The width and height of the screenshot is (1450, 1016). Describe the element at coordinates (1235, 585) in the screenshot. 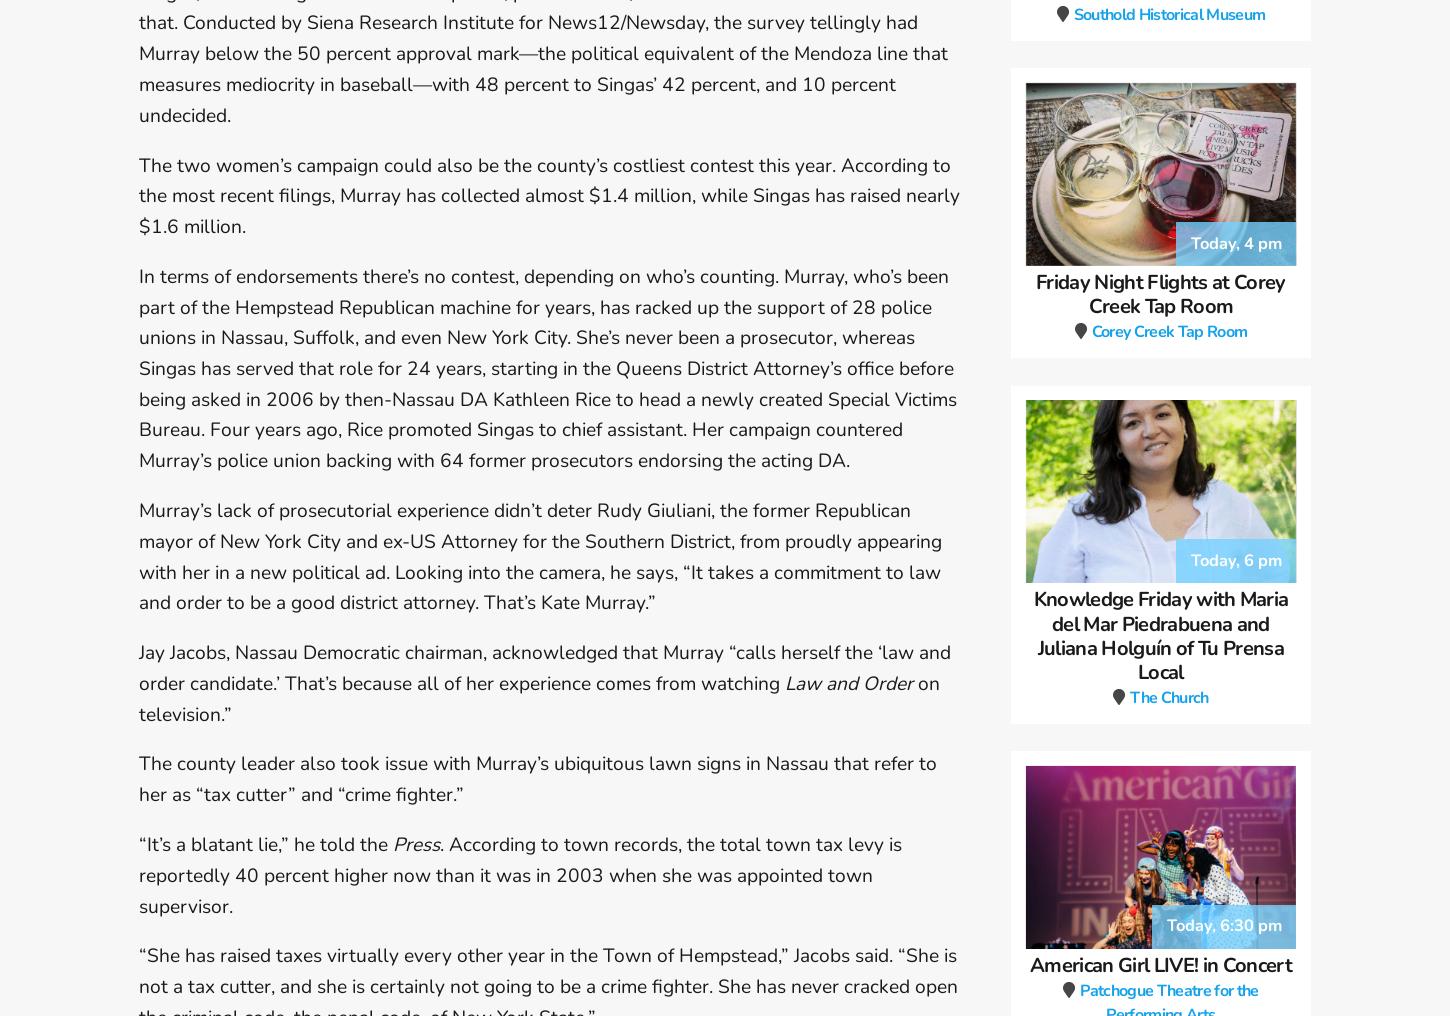

I see `'Today, 6 pm'` at that location.